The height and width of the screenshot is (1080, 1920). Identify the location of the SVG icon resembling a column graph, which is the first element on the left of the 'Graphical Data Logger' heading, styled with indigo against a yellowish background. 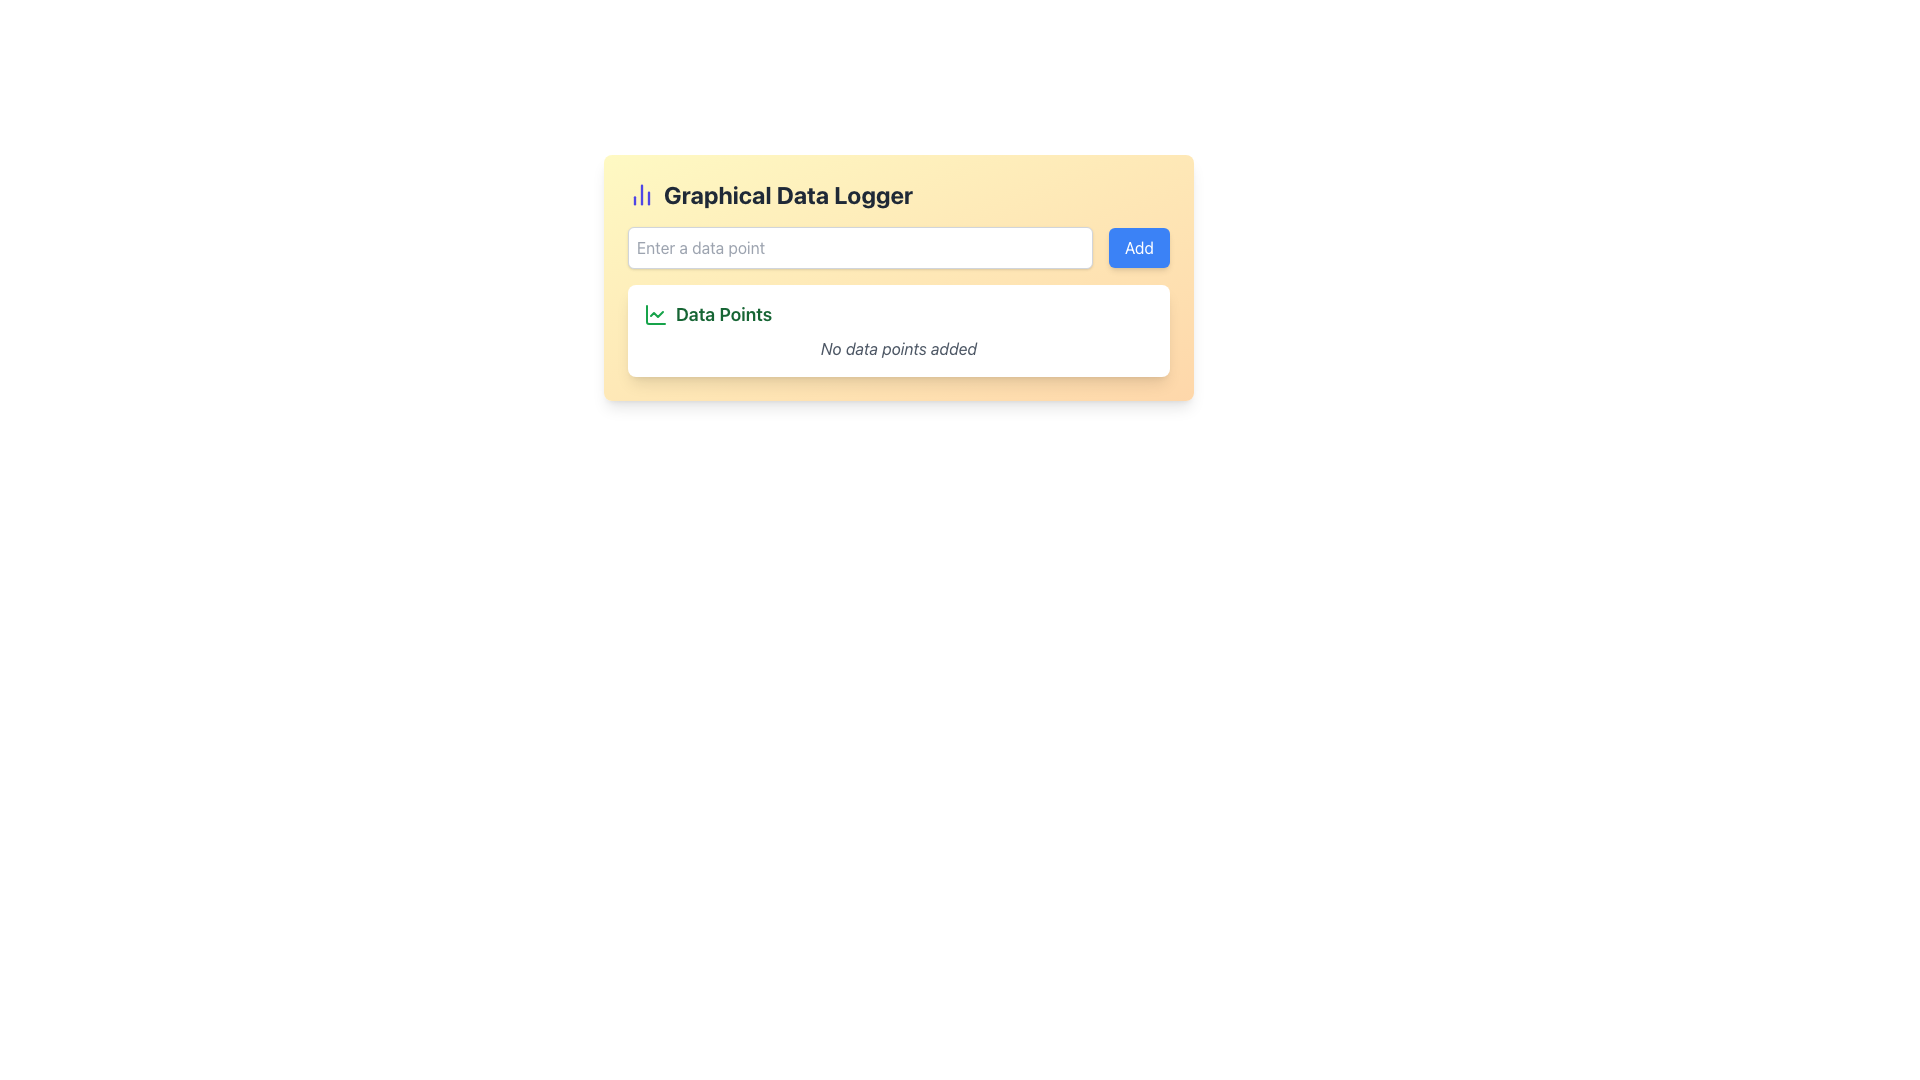
(642, 195).